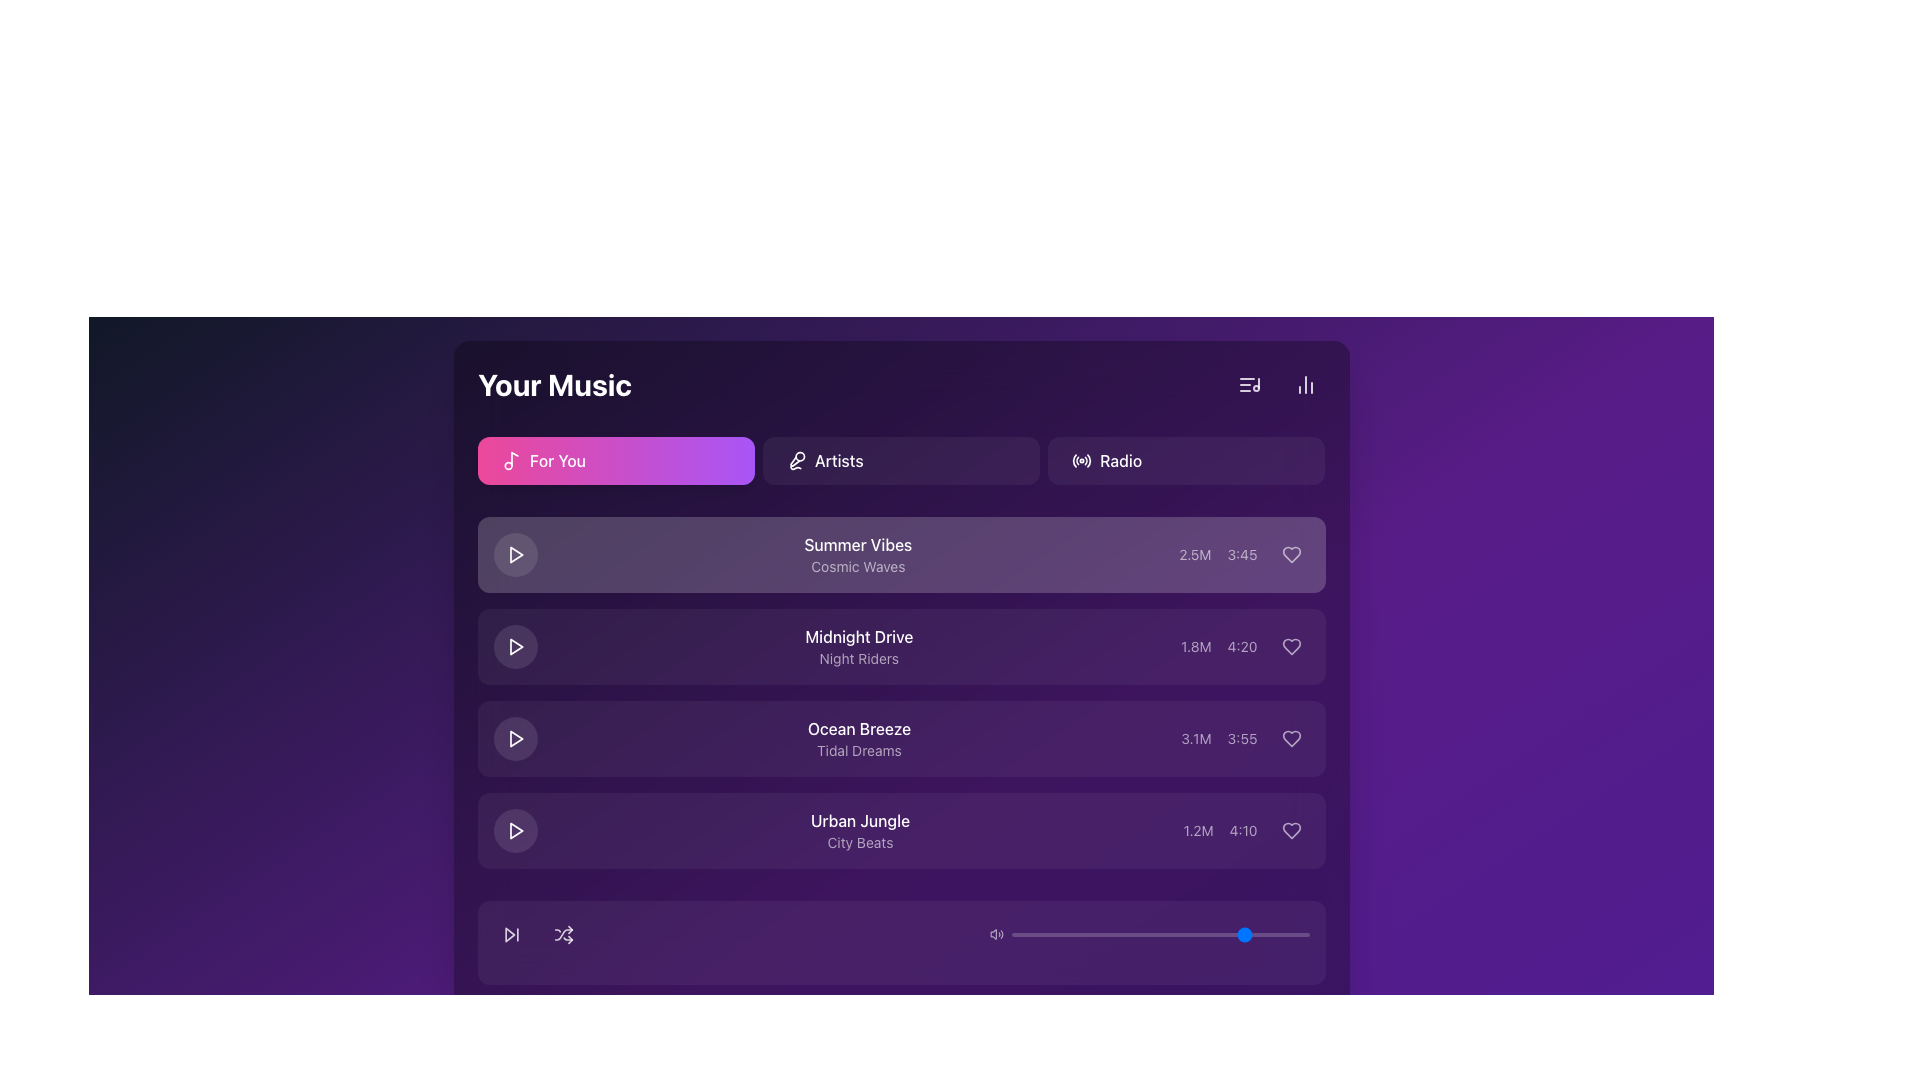 The width and height of the screenshot is (1920, 1080). What do you see at coordinates (839, 461) in the screenshot?
I see `the text label that identifies the navigation option for browsing artists, which is the third clickable option in the navigation bar, positioned between 'For You' and a microphone icon` at bounding box center [839, 461].